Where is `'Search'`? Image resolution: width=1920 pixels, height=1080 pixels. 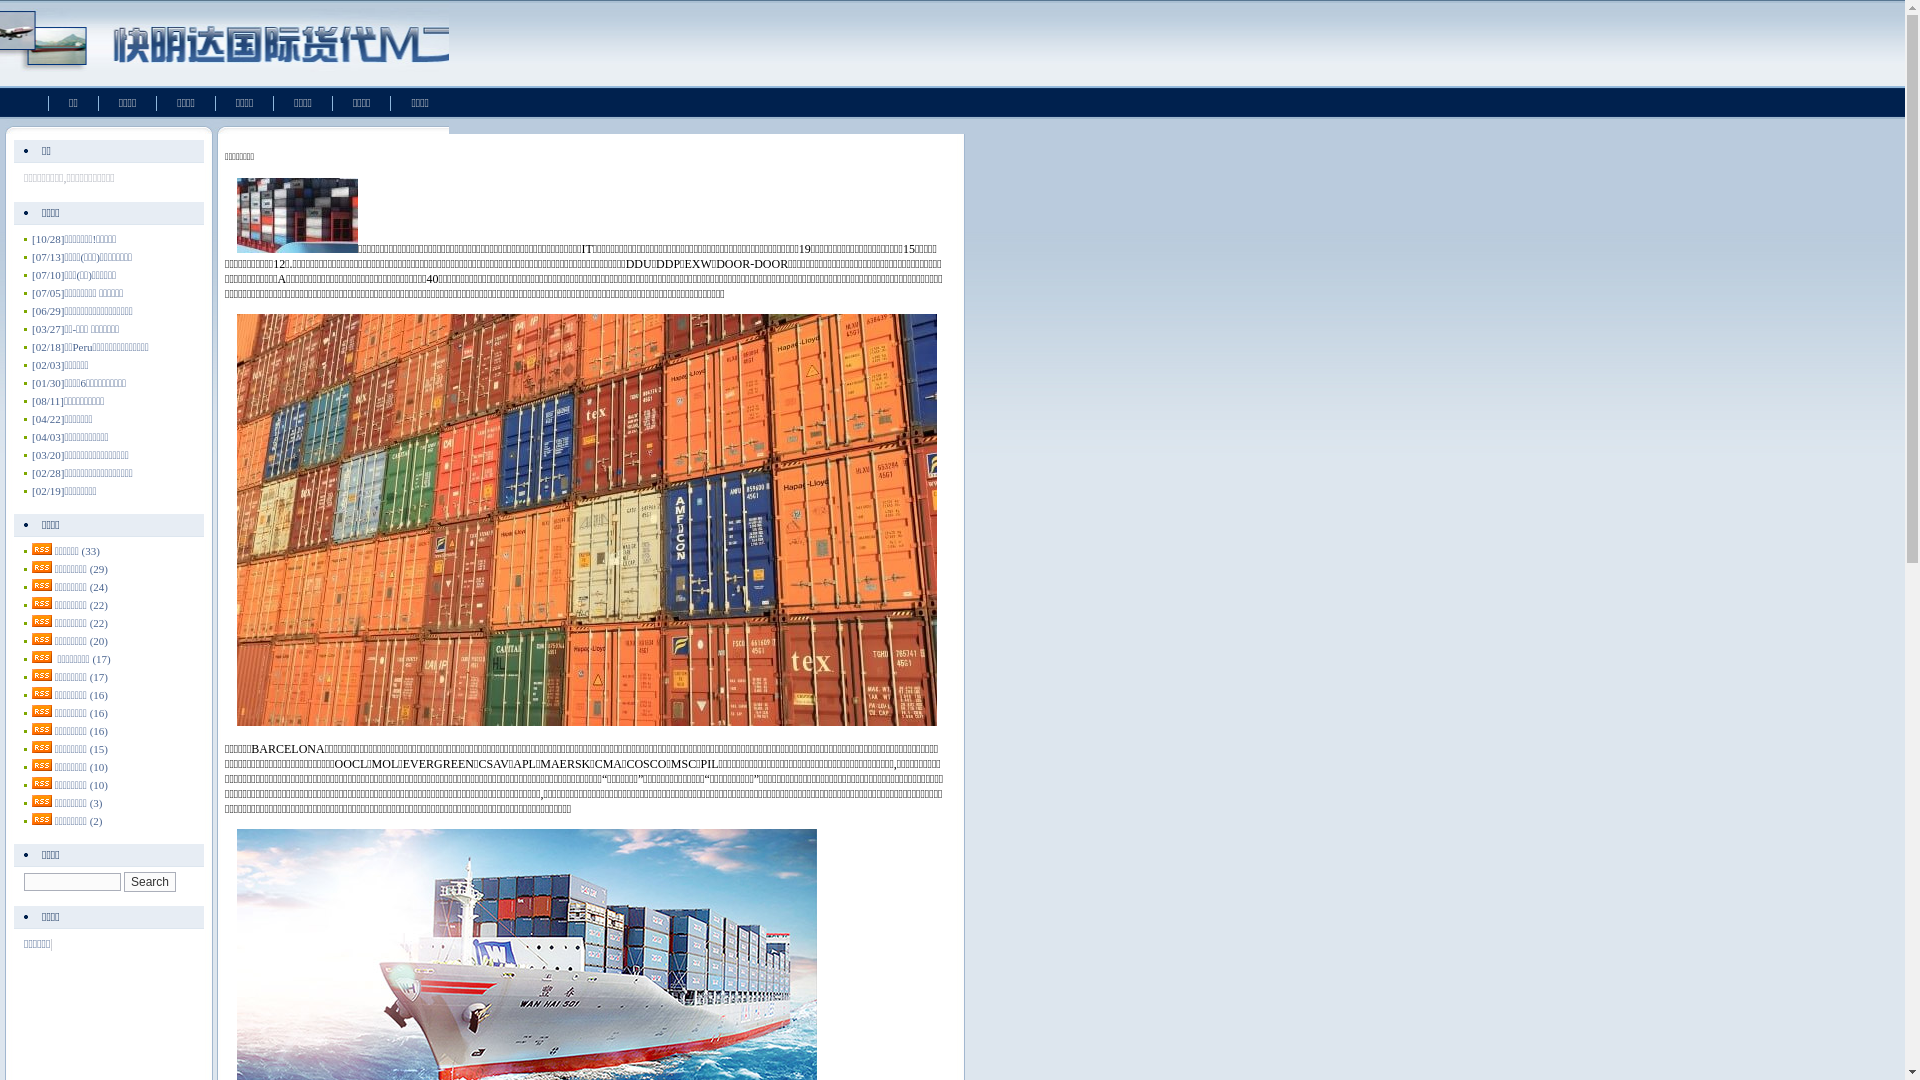 'Search' is located at coordinates (148, 881).